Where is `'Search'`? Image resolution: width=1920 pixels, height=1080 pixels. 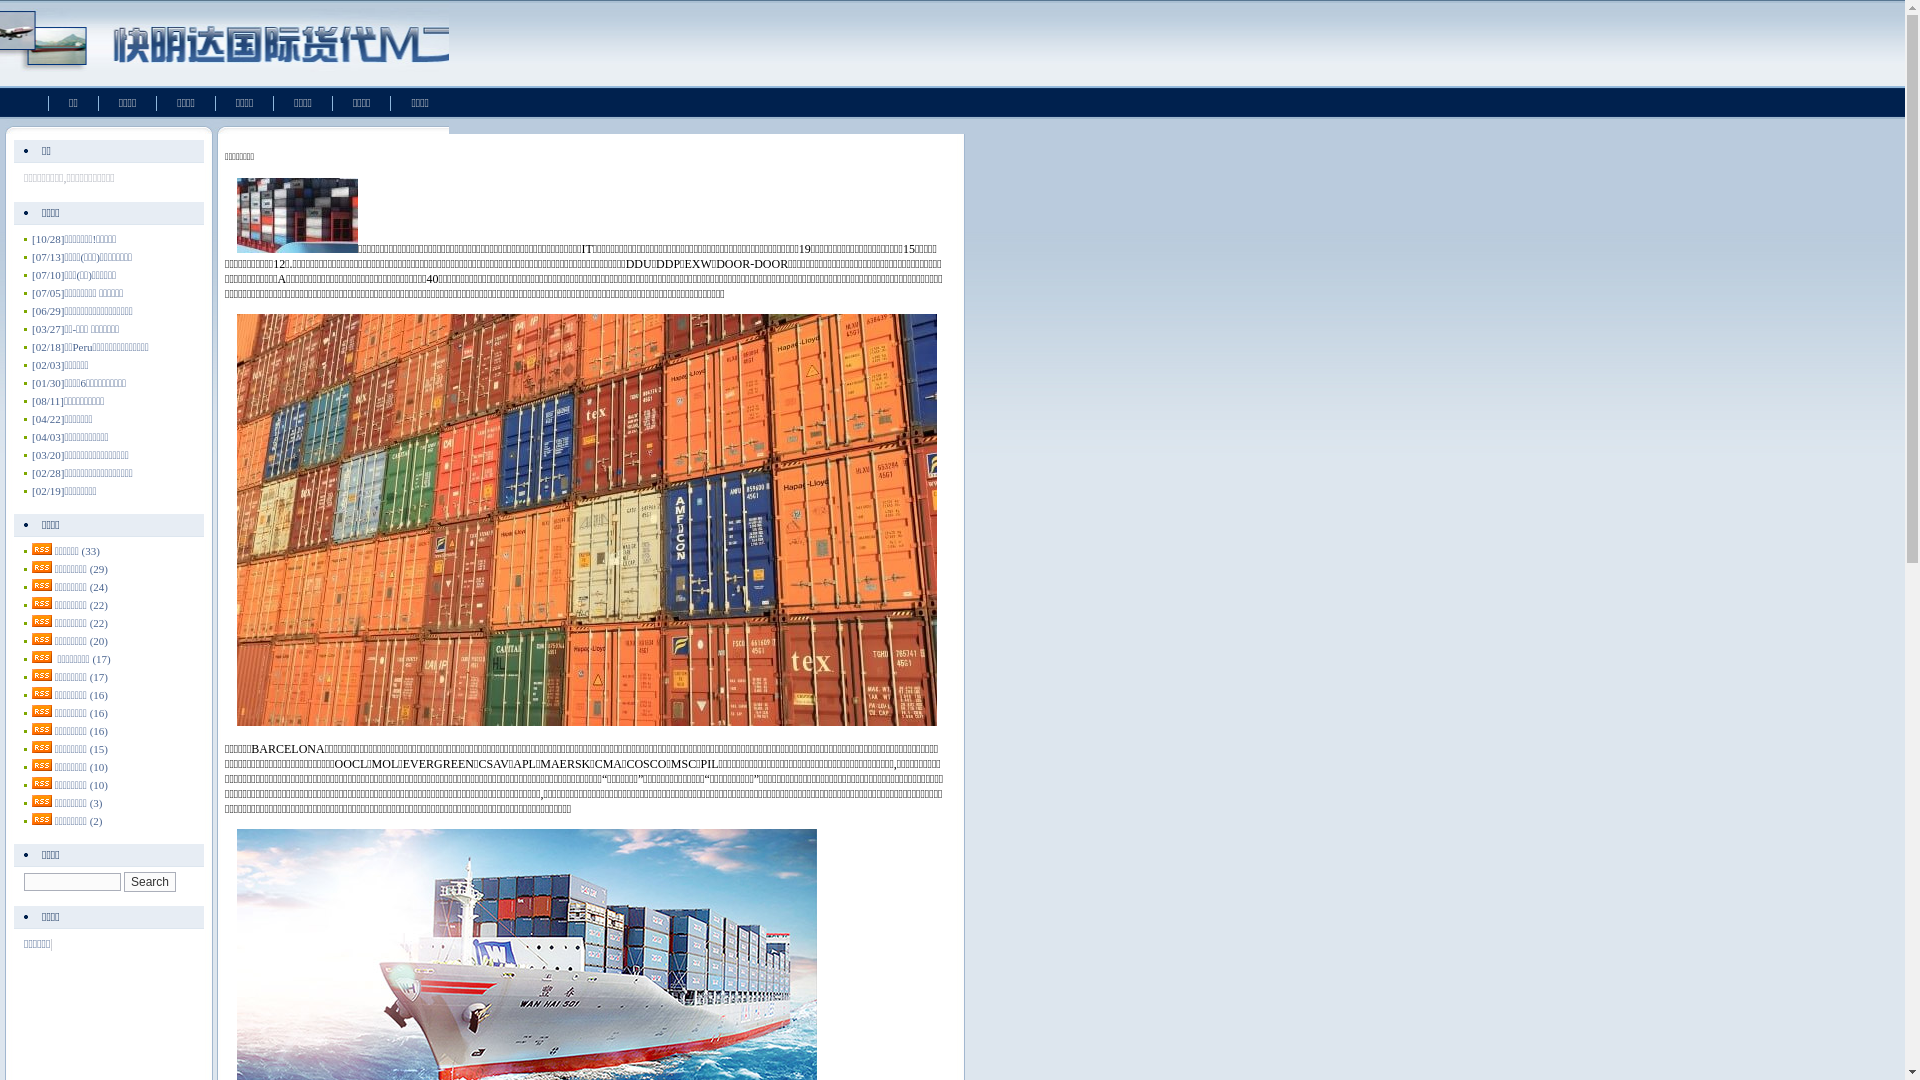 'Search' is located at coordinates (148, 881).